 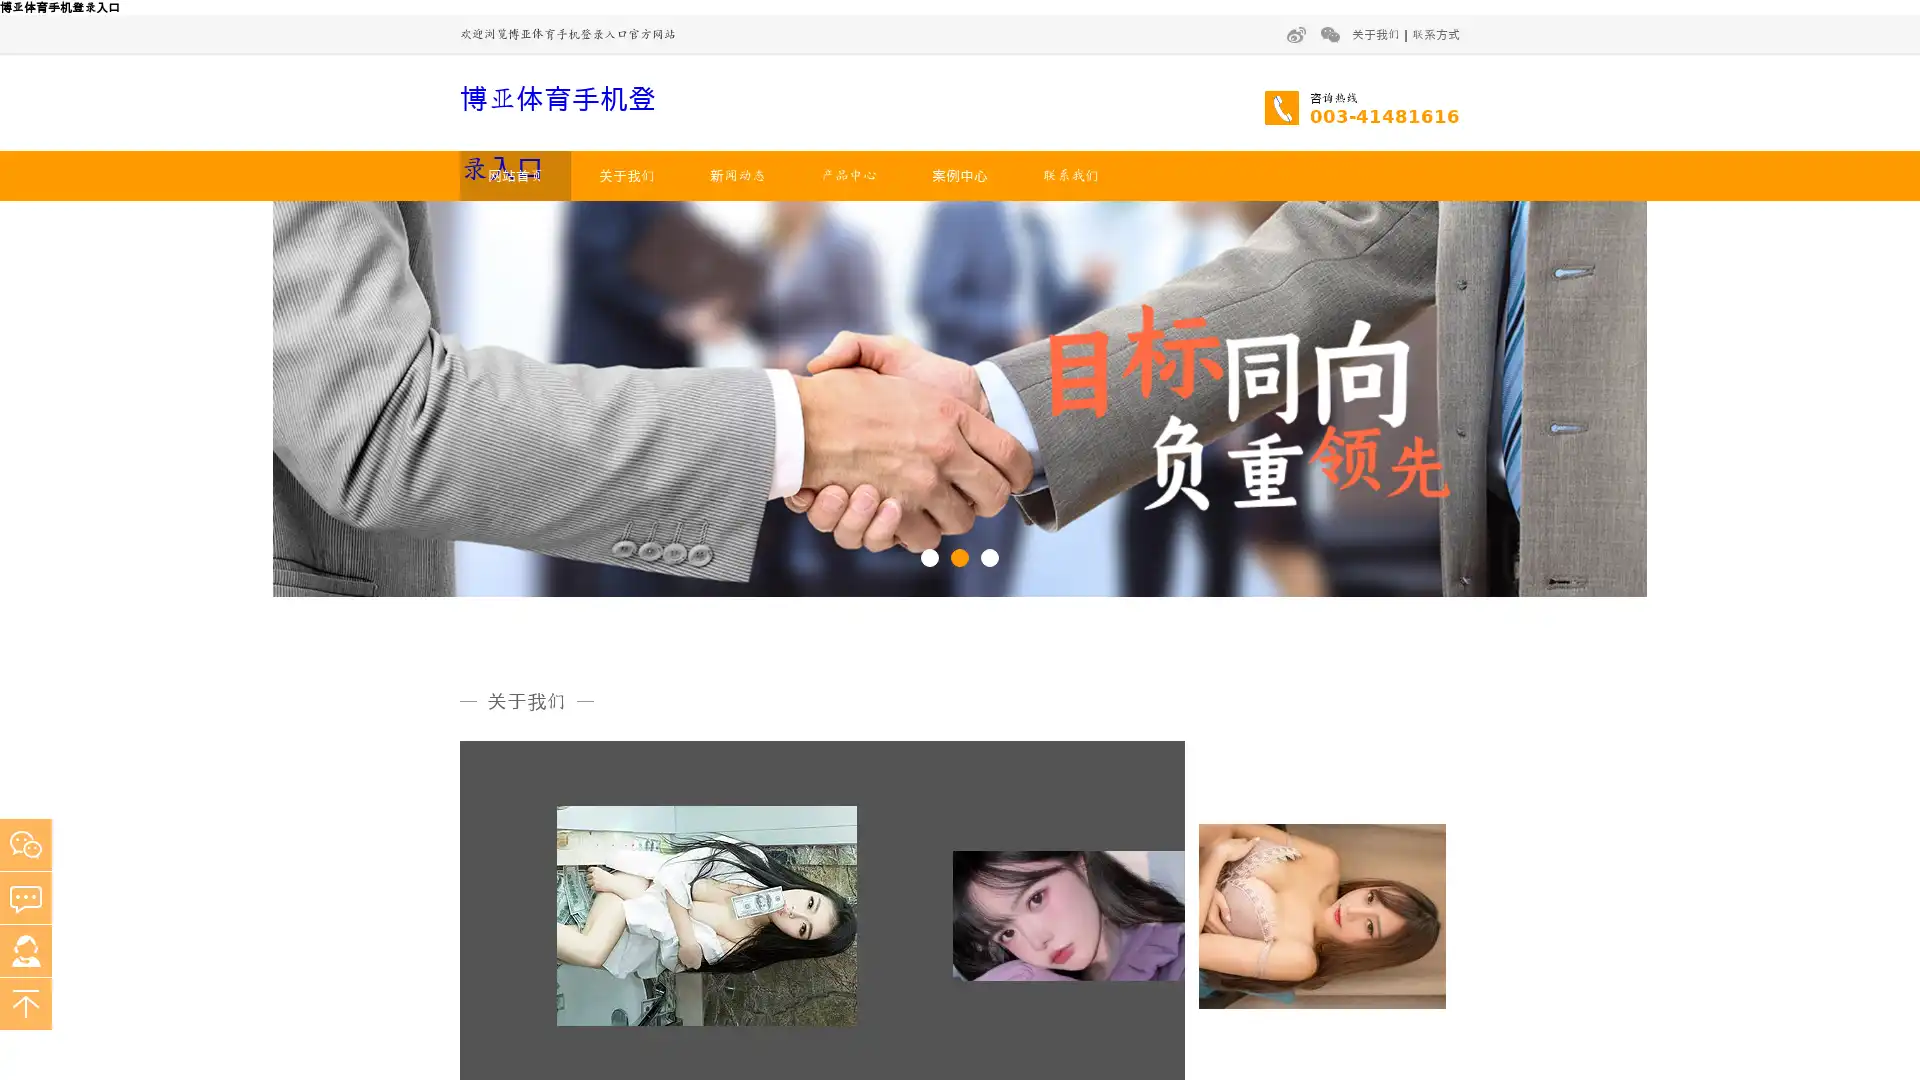 I want to click on 1, so click(x=929, y=556).